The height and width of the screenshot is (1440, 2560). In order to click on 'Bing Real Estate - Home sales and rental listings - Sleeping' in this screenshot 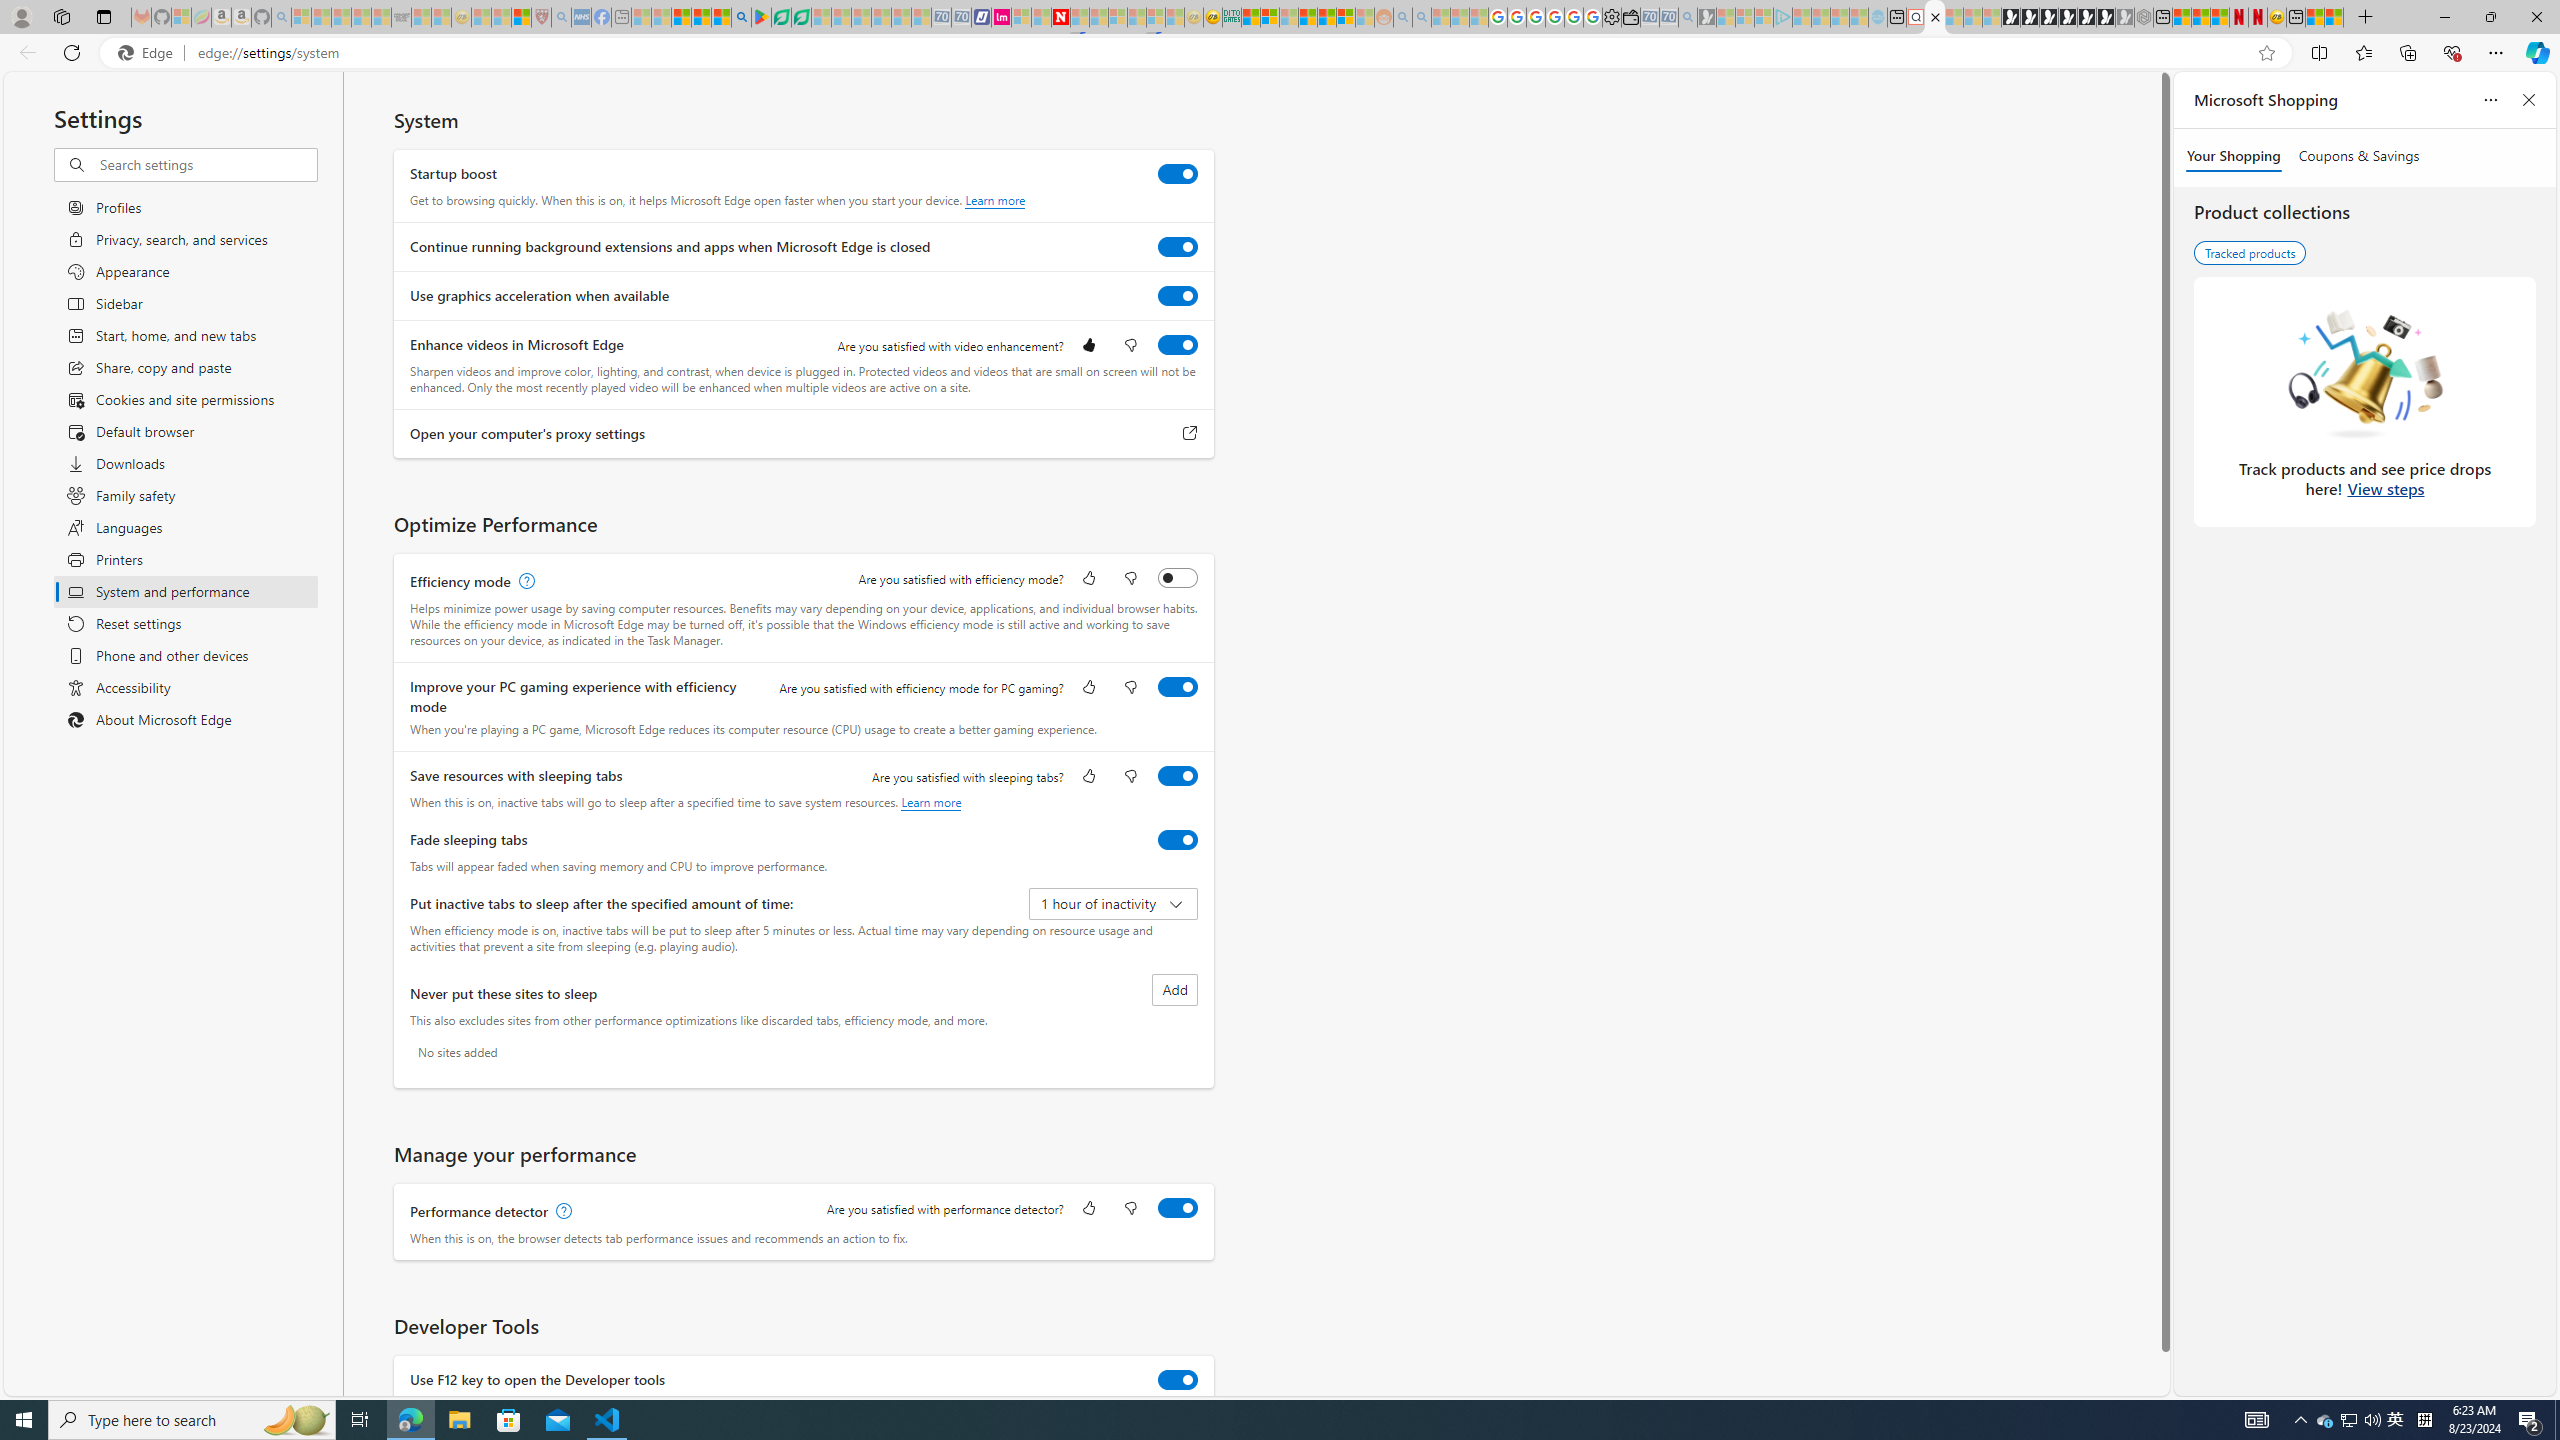, I will do `click(1687, 16)`.